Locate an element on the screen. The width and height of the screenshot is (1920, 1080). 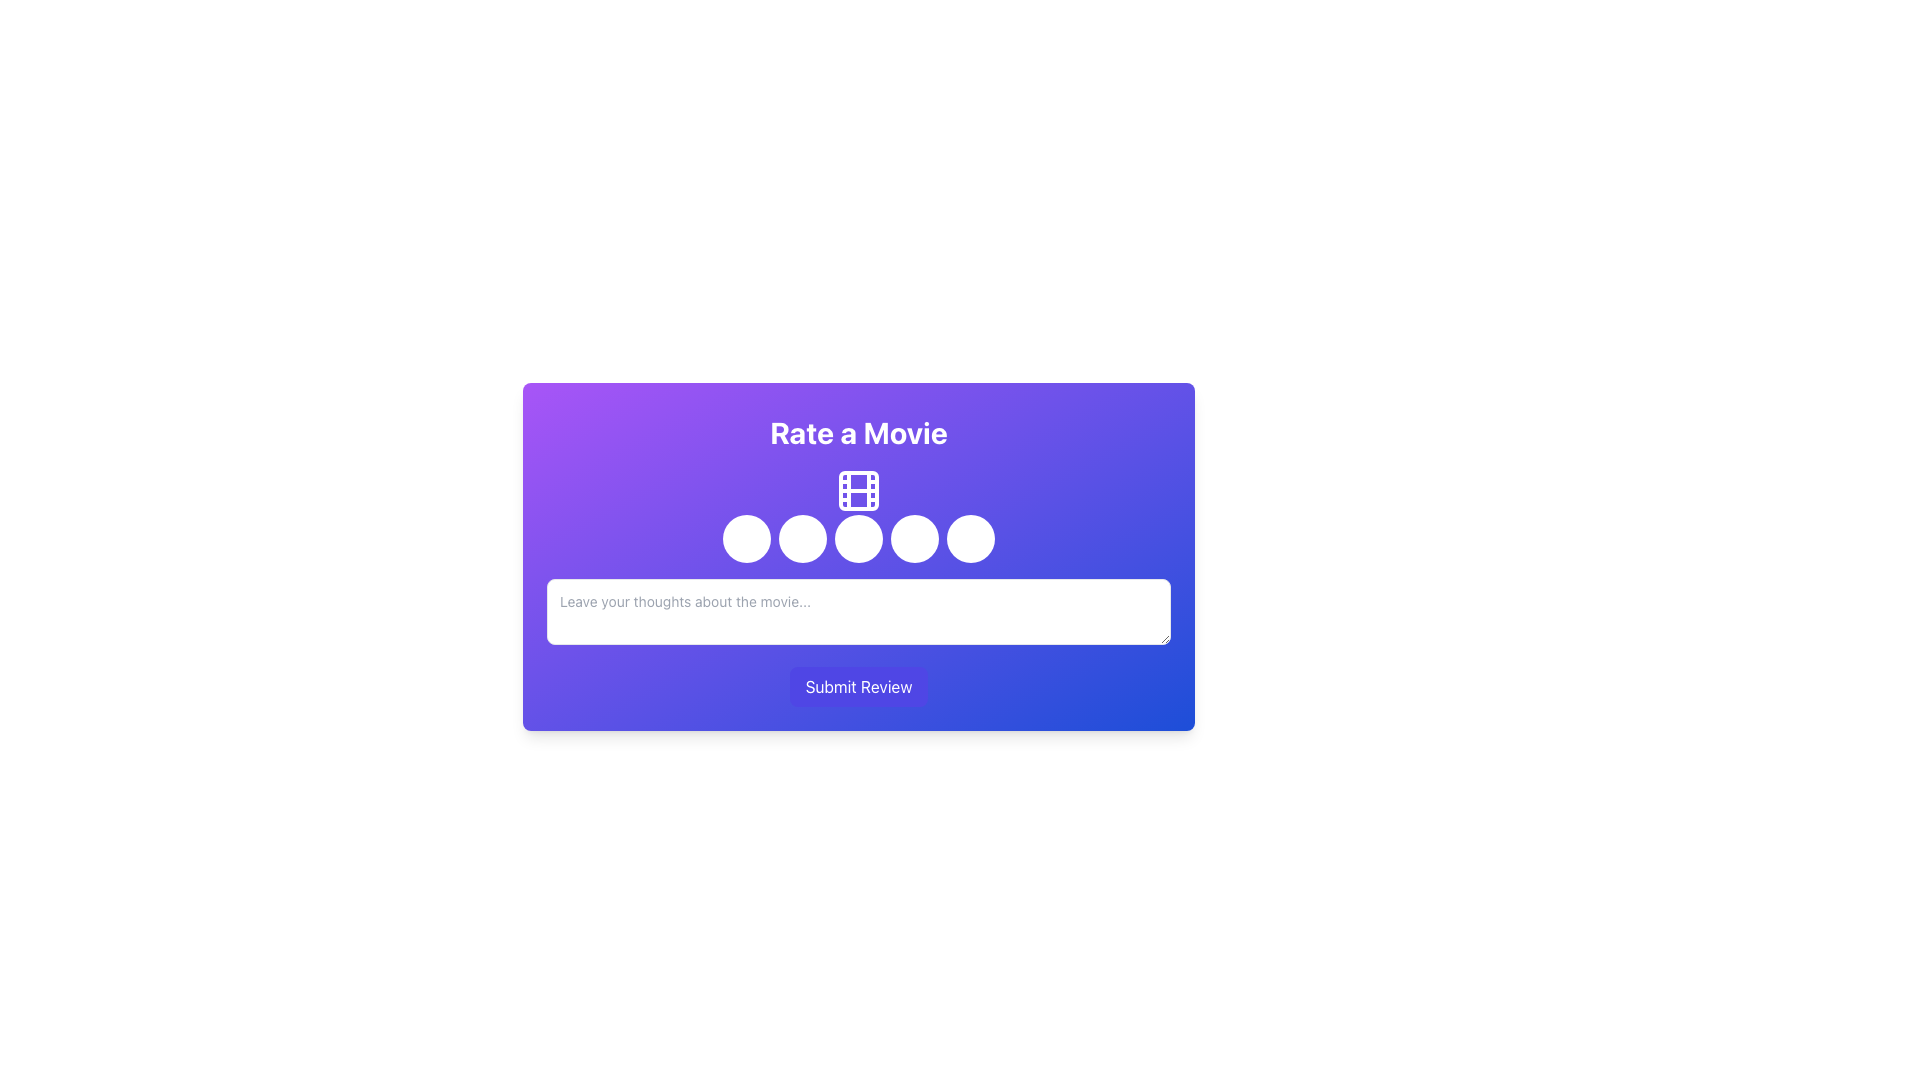
the circular button with a white background located below the 'Rate a Movie' title, which is the last in a set of five buttons, to trigger a visual effect is located at coordinates (970, 538).